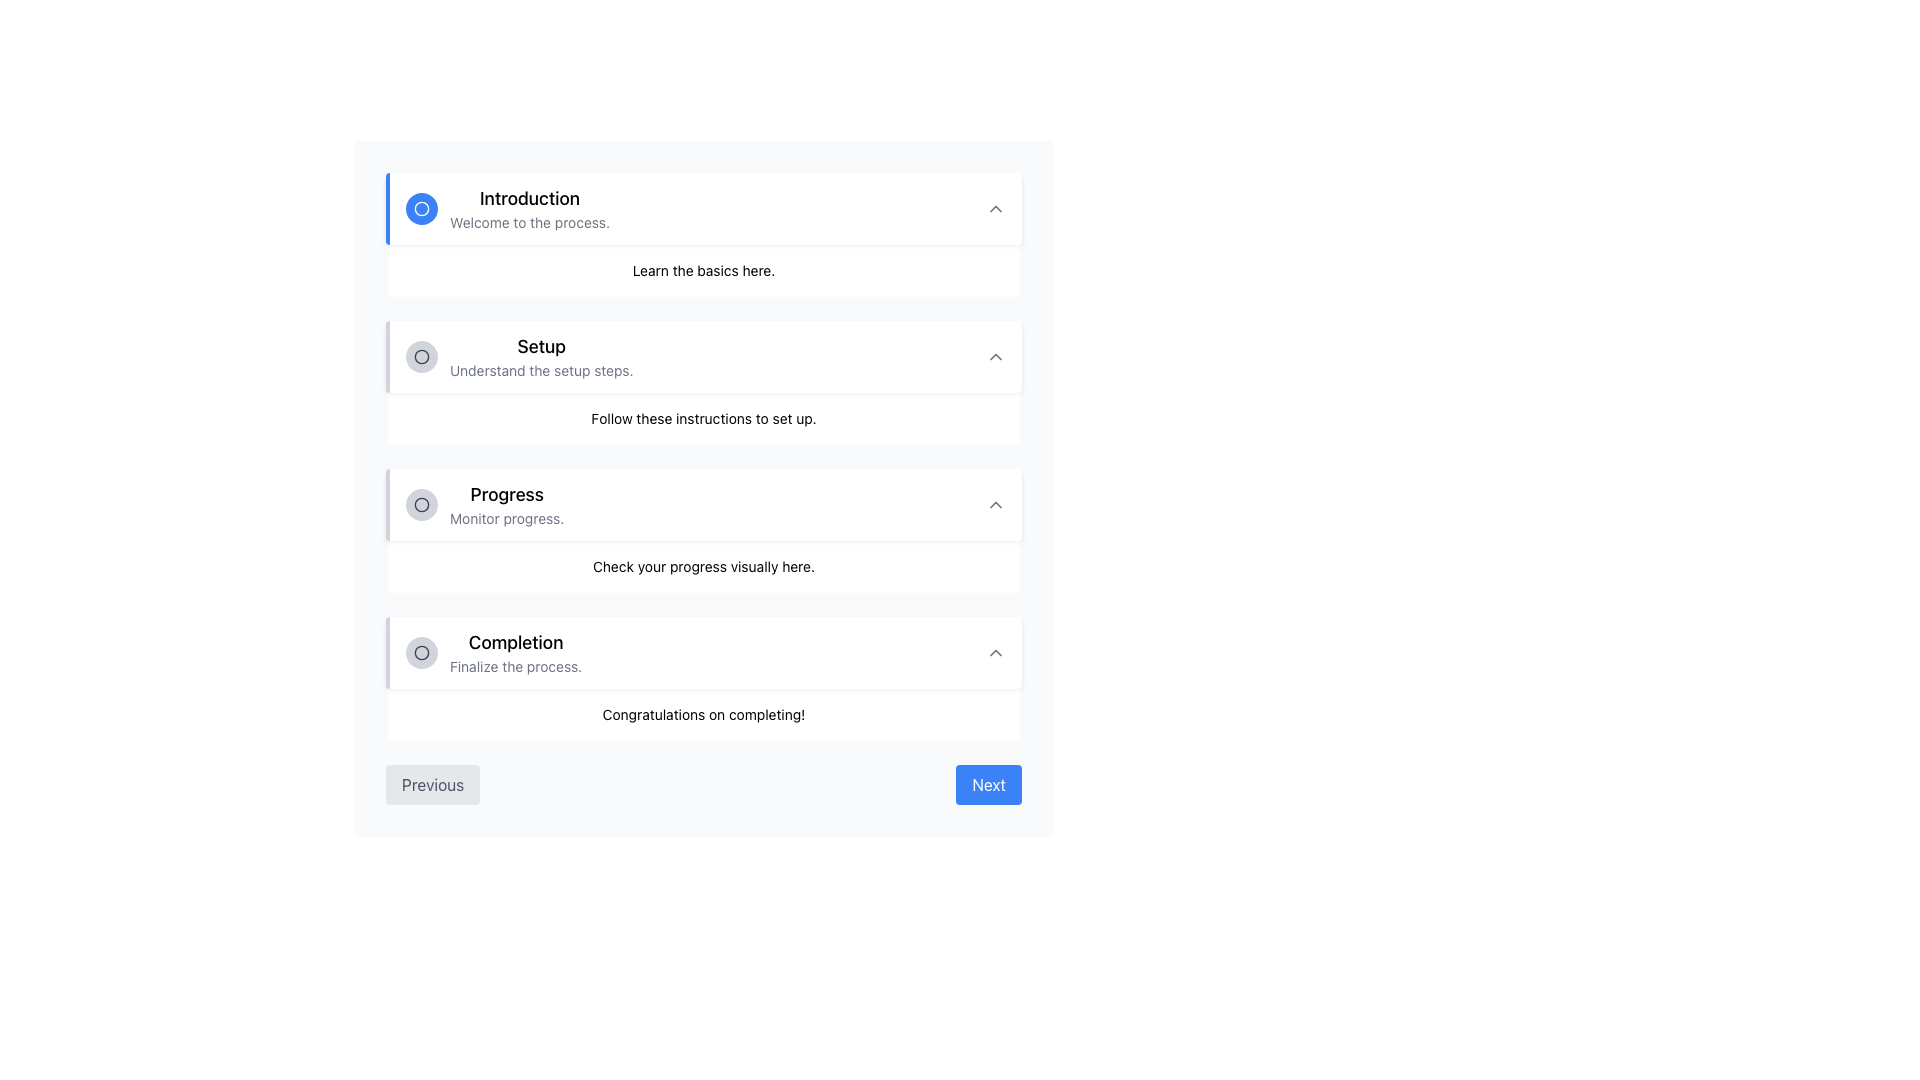 Image resolution: width=1920 pixels, height=1080 pixels. I want to click on the decorative circle icon in the second step titled 'Setup' within the vertical stepper interface, so click(421, 504).